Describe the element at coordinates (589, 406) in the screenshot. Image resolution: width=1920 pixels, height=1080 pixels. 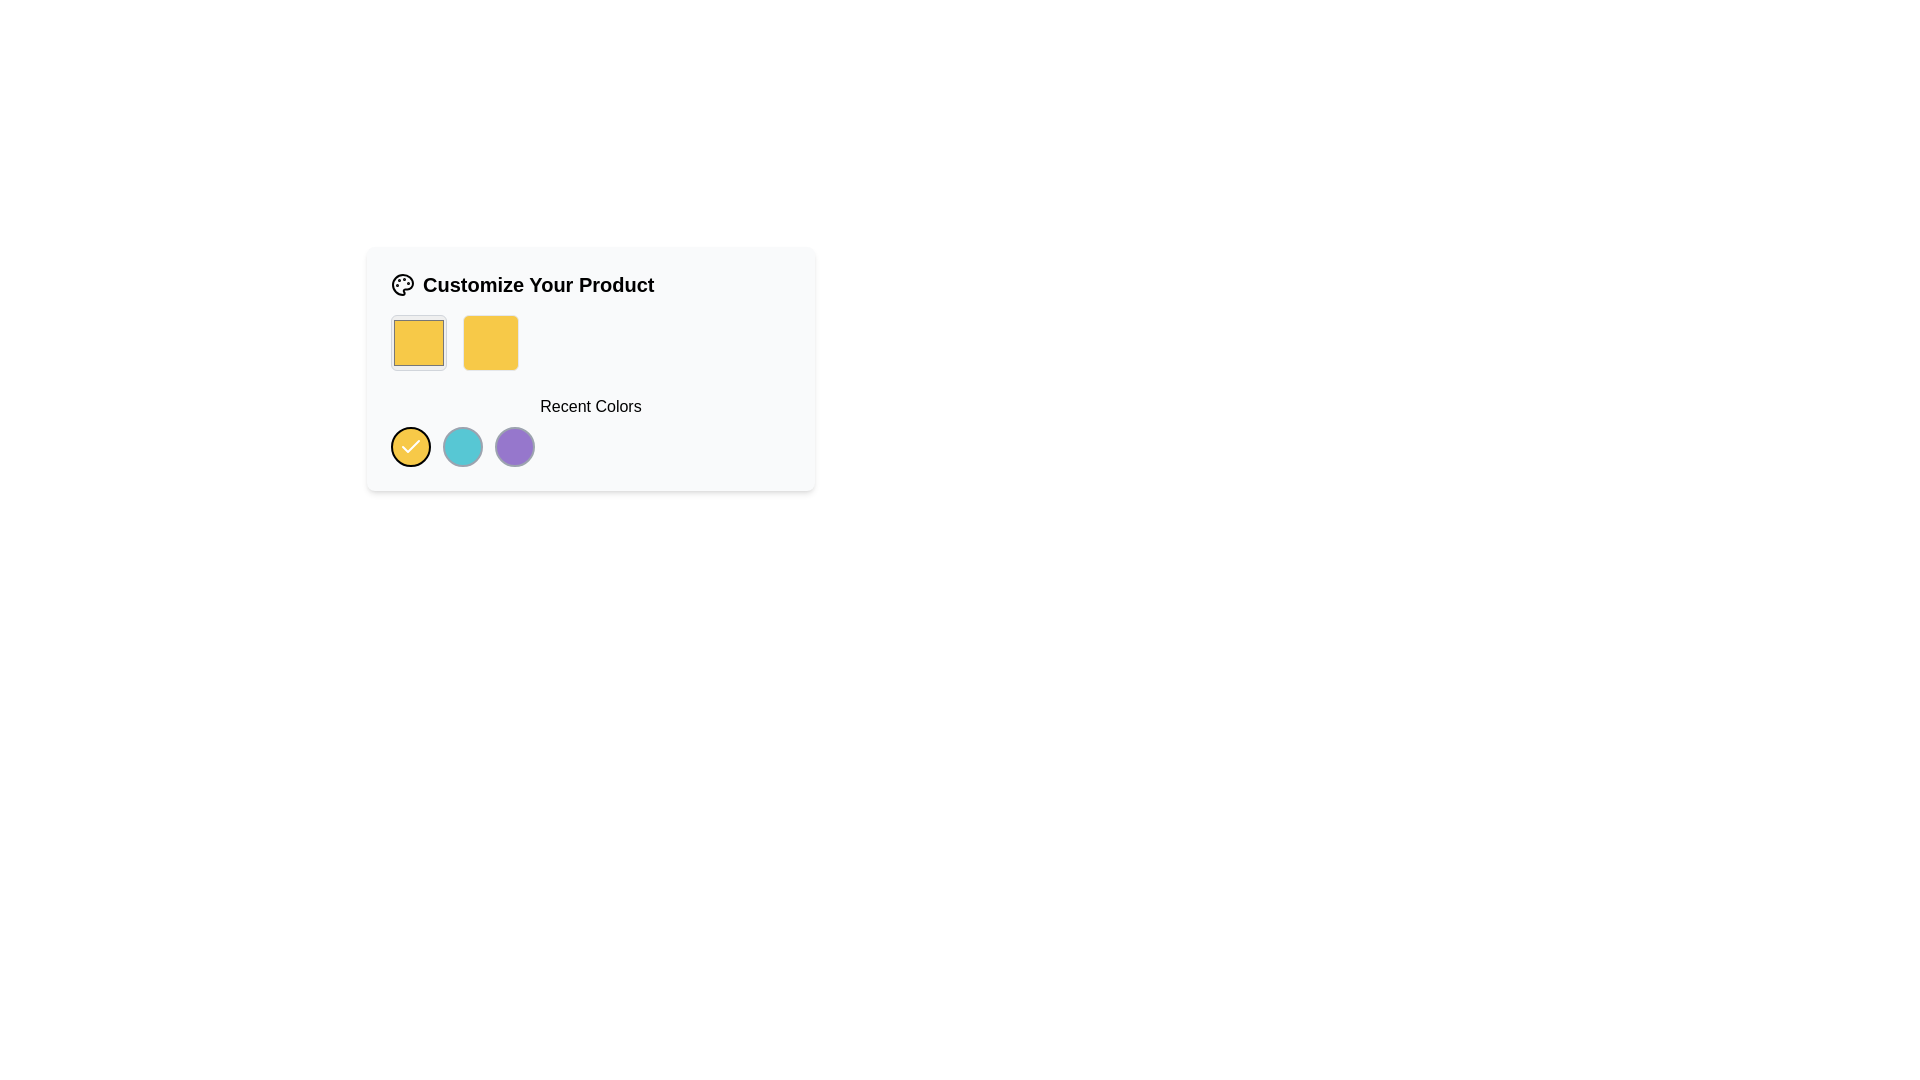
I see `the 'Recent Colors' textual label, which is centrally located beneath two colored square icons and above a set of circular colored icons` at that location.